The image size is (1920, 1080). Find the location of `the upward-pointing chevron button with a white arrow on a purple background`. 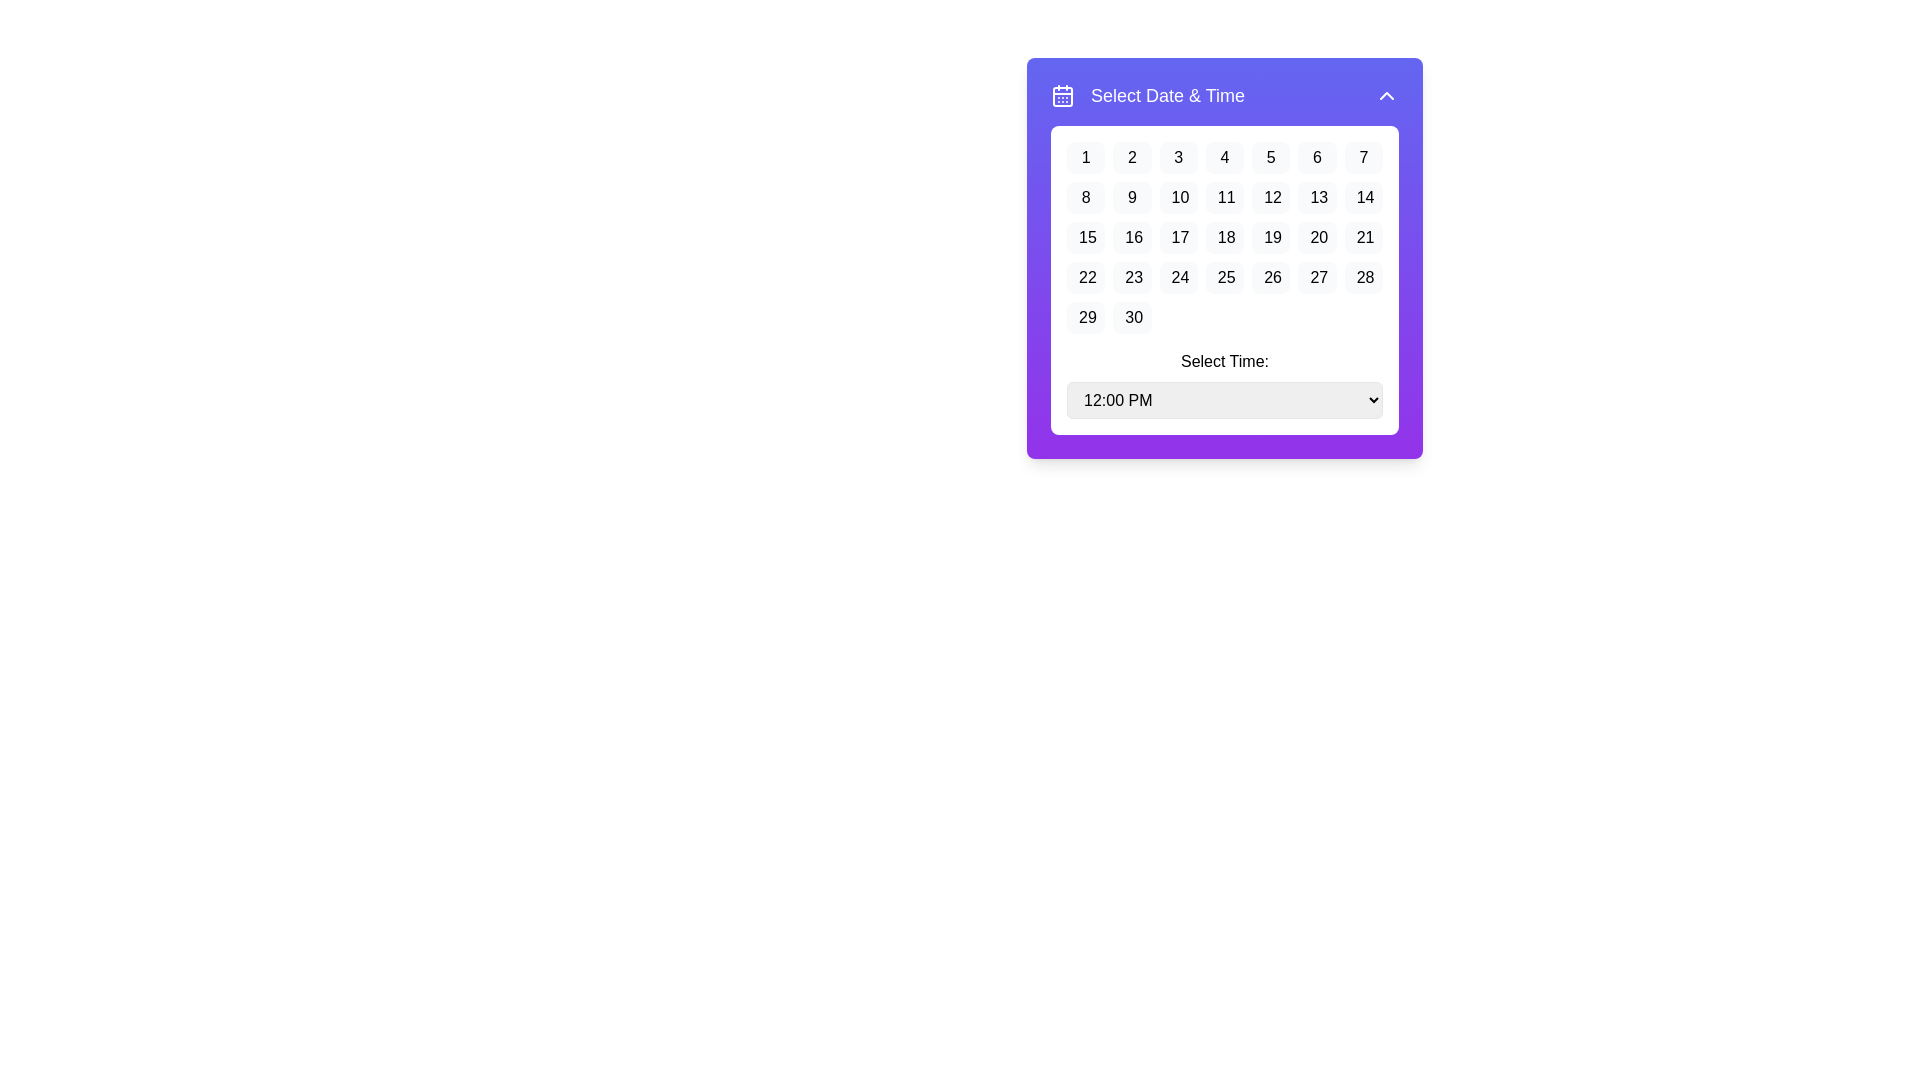

the upward-pointing chevron button with a white arrow on a purple background is located at coordinates (1386, 96).